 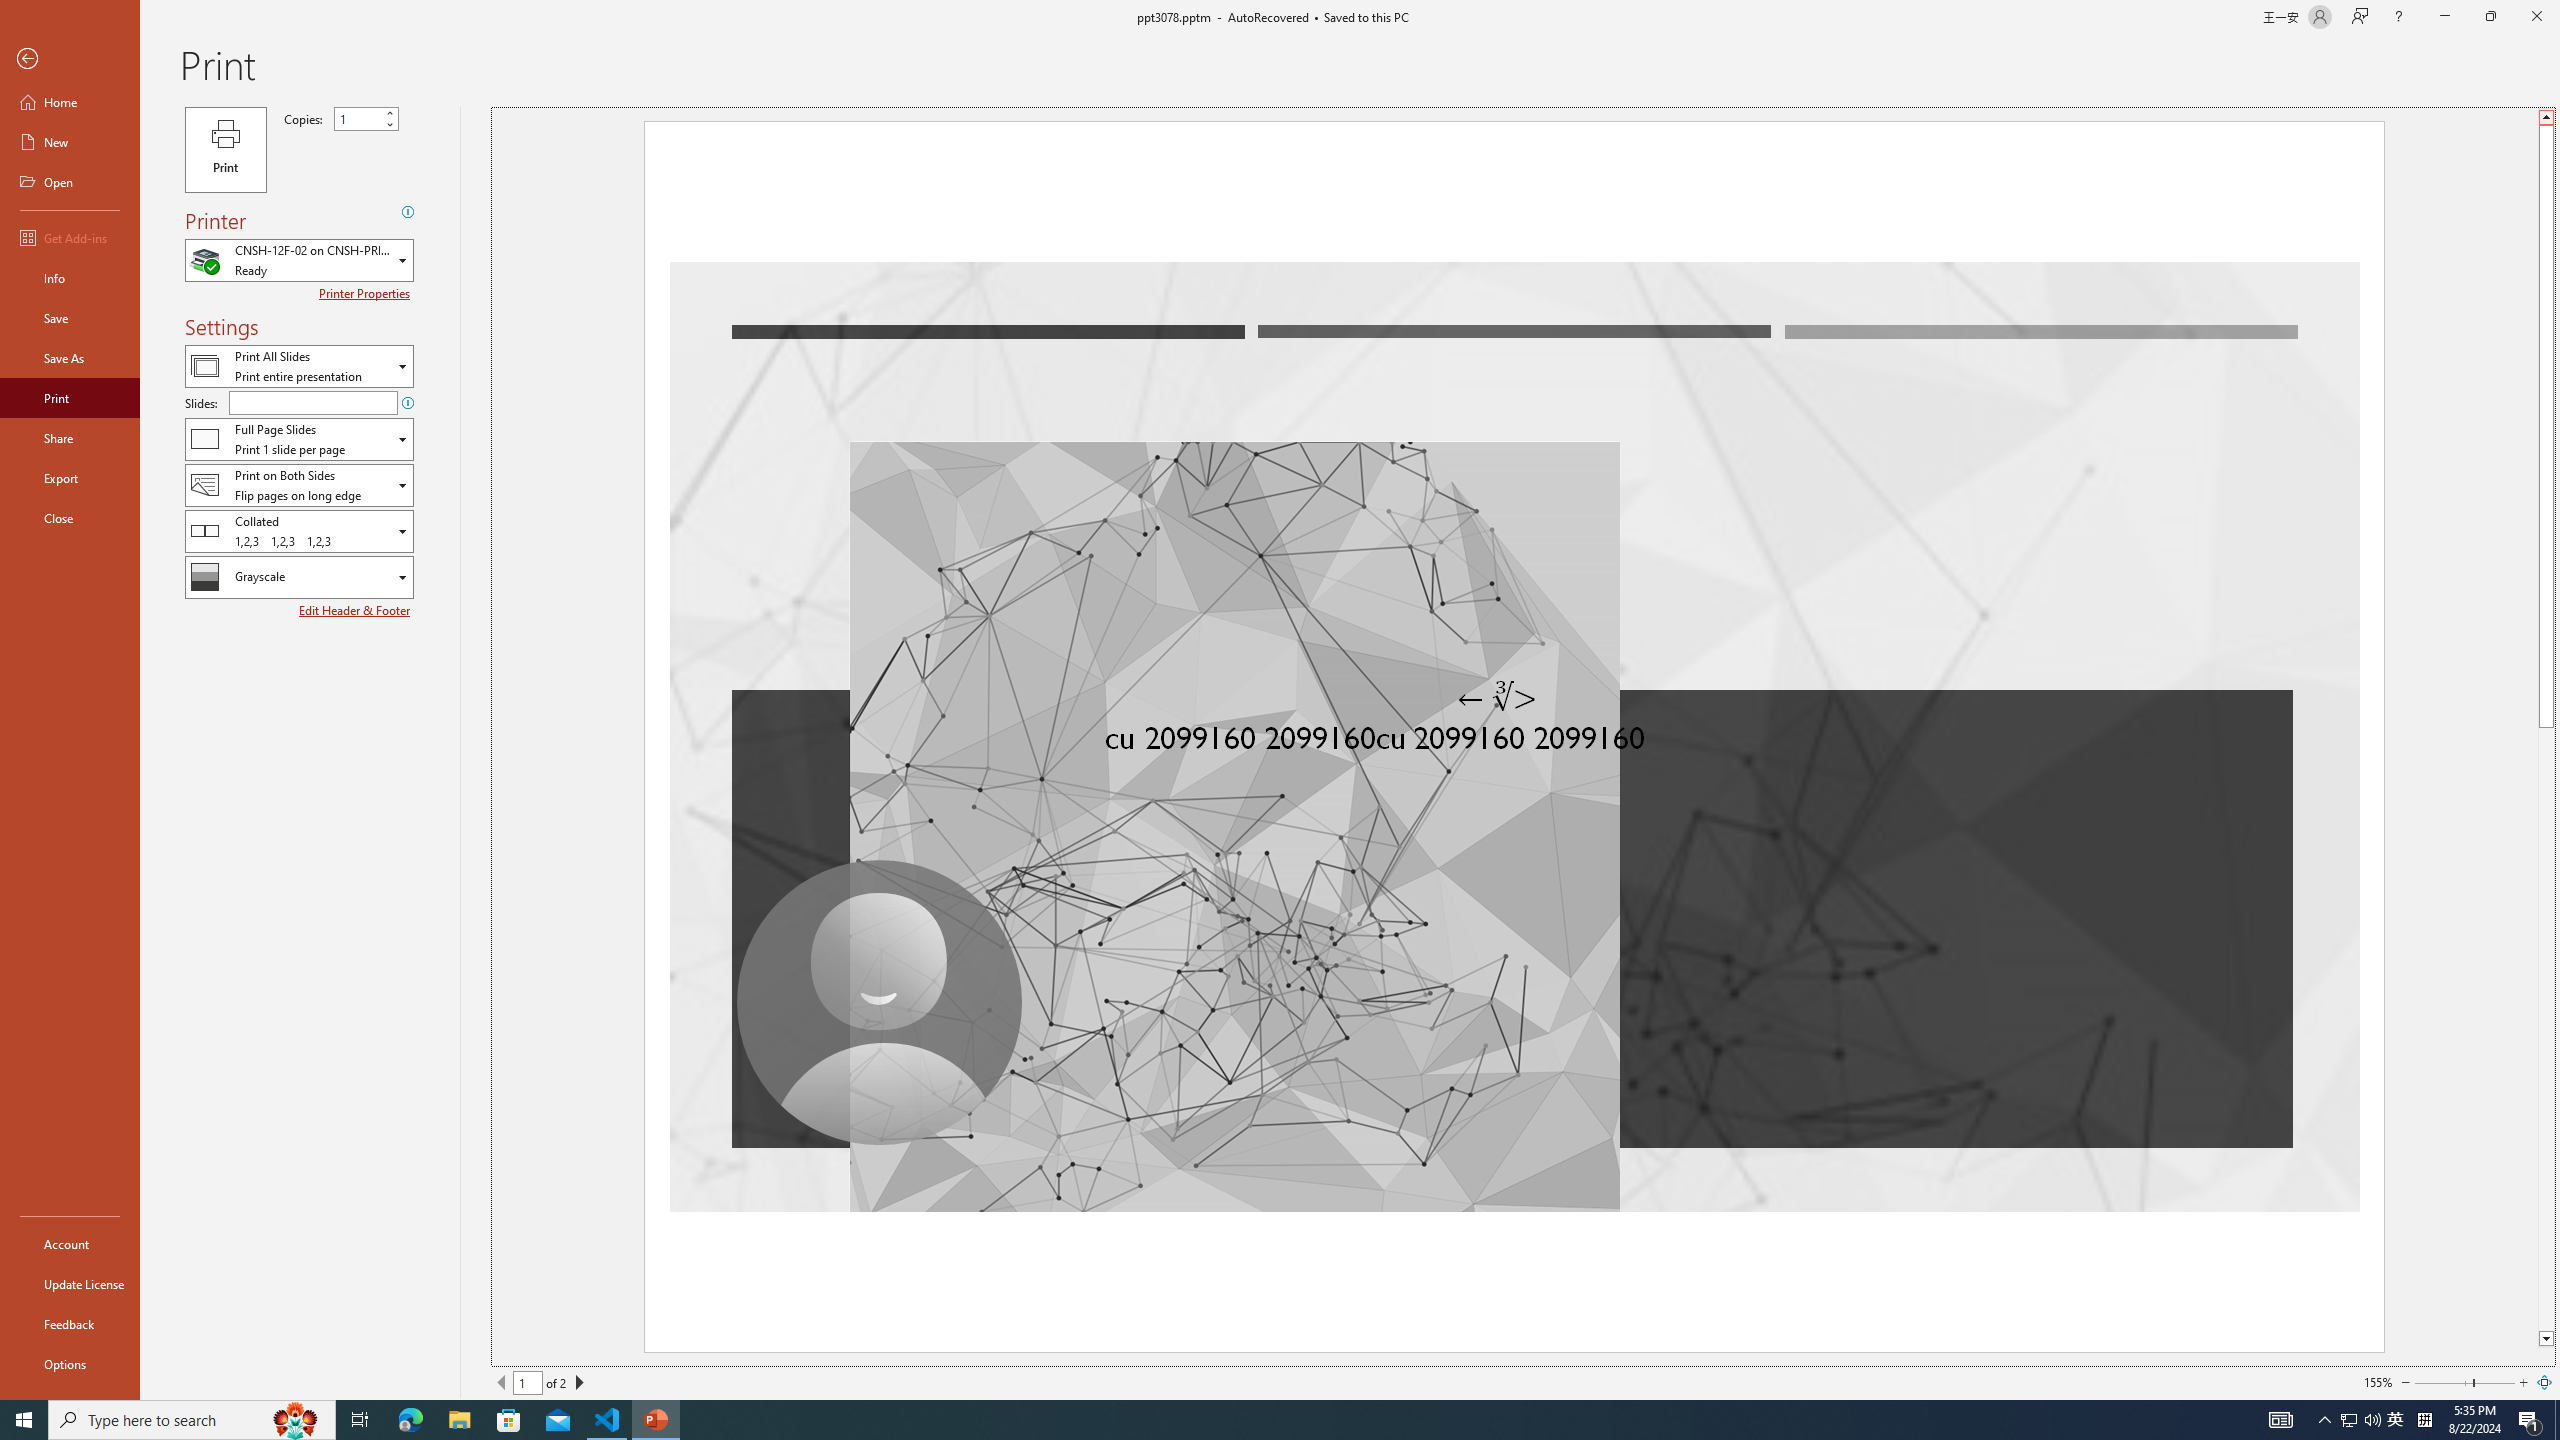 I want to click on '155%', so click(x=2377, y=1382).